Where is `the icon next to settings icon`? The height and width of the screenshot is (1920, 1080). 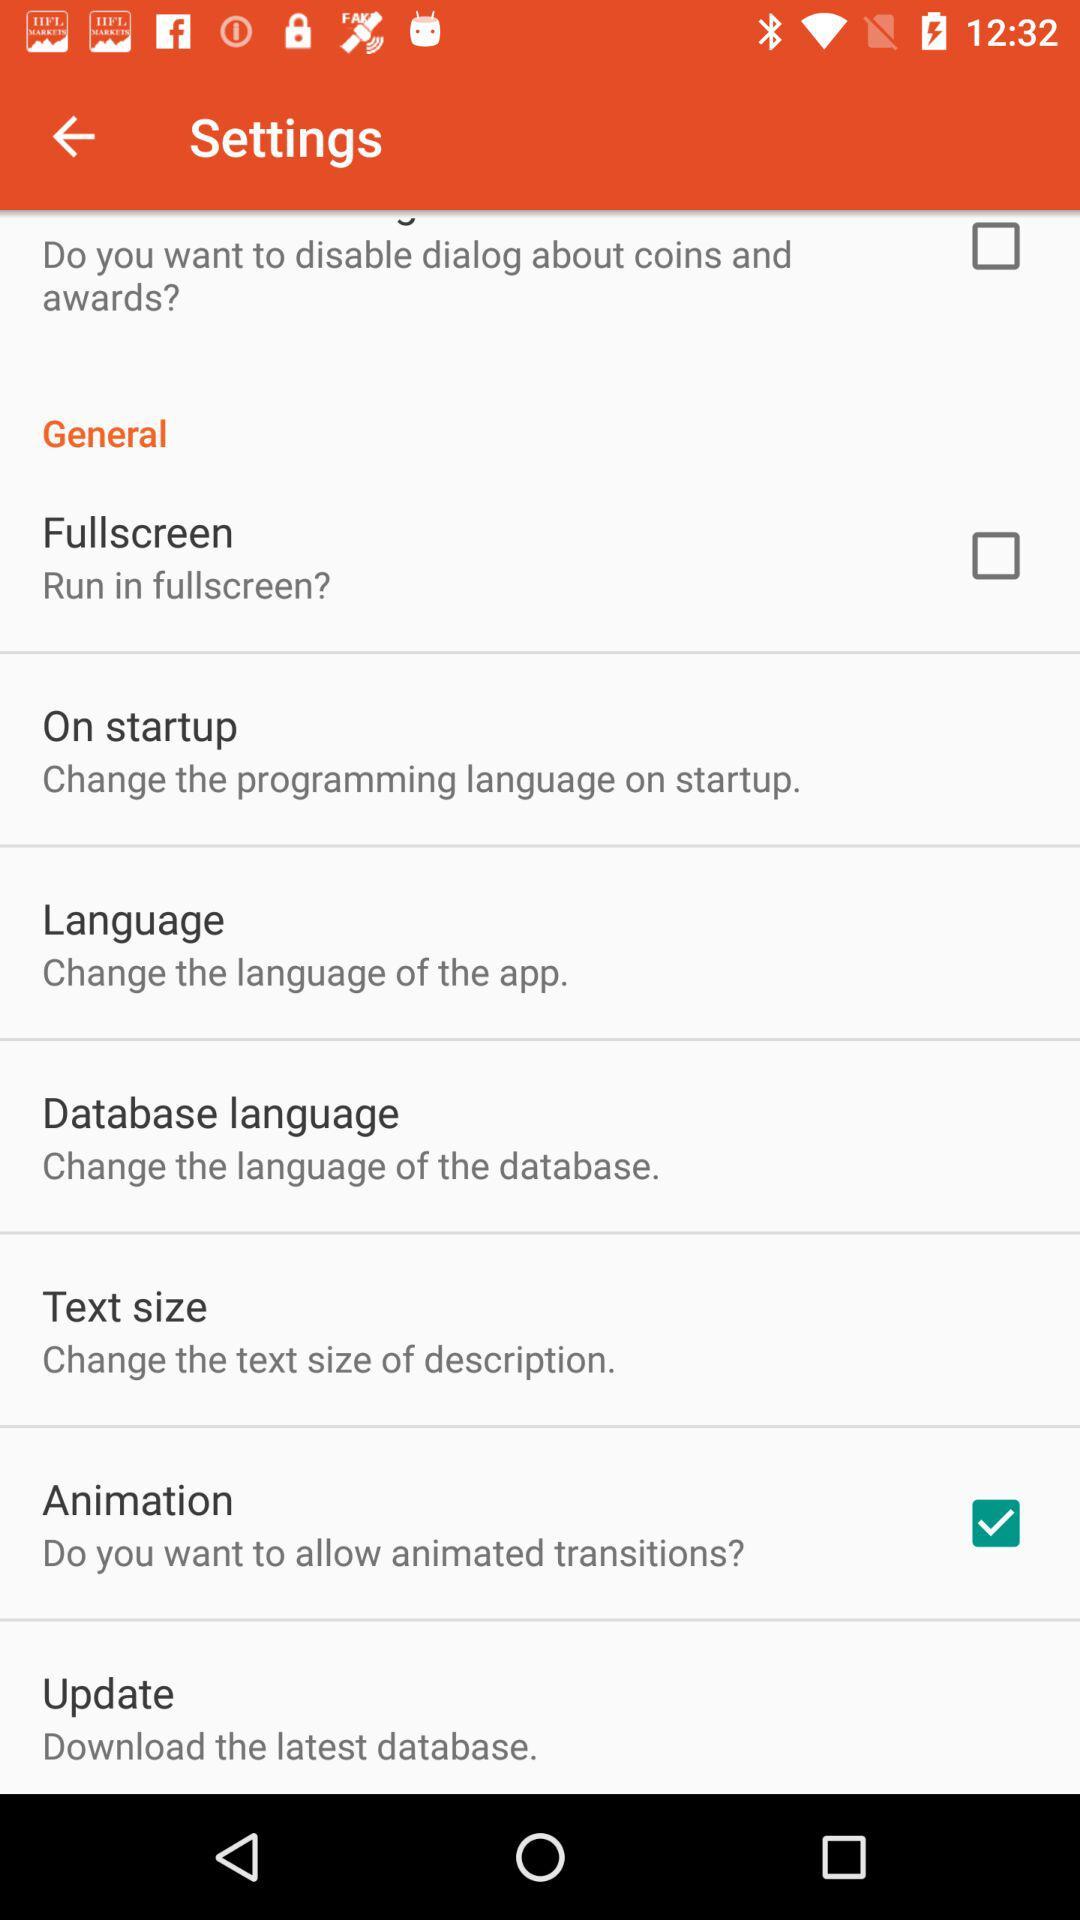 the icon next to settings icon is located at coordinates (72, 135).